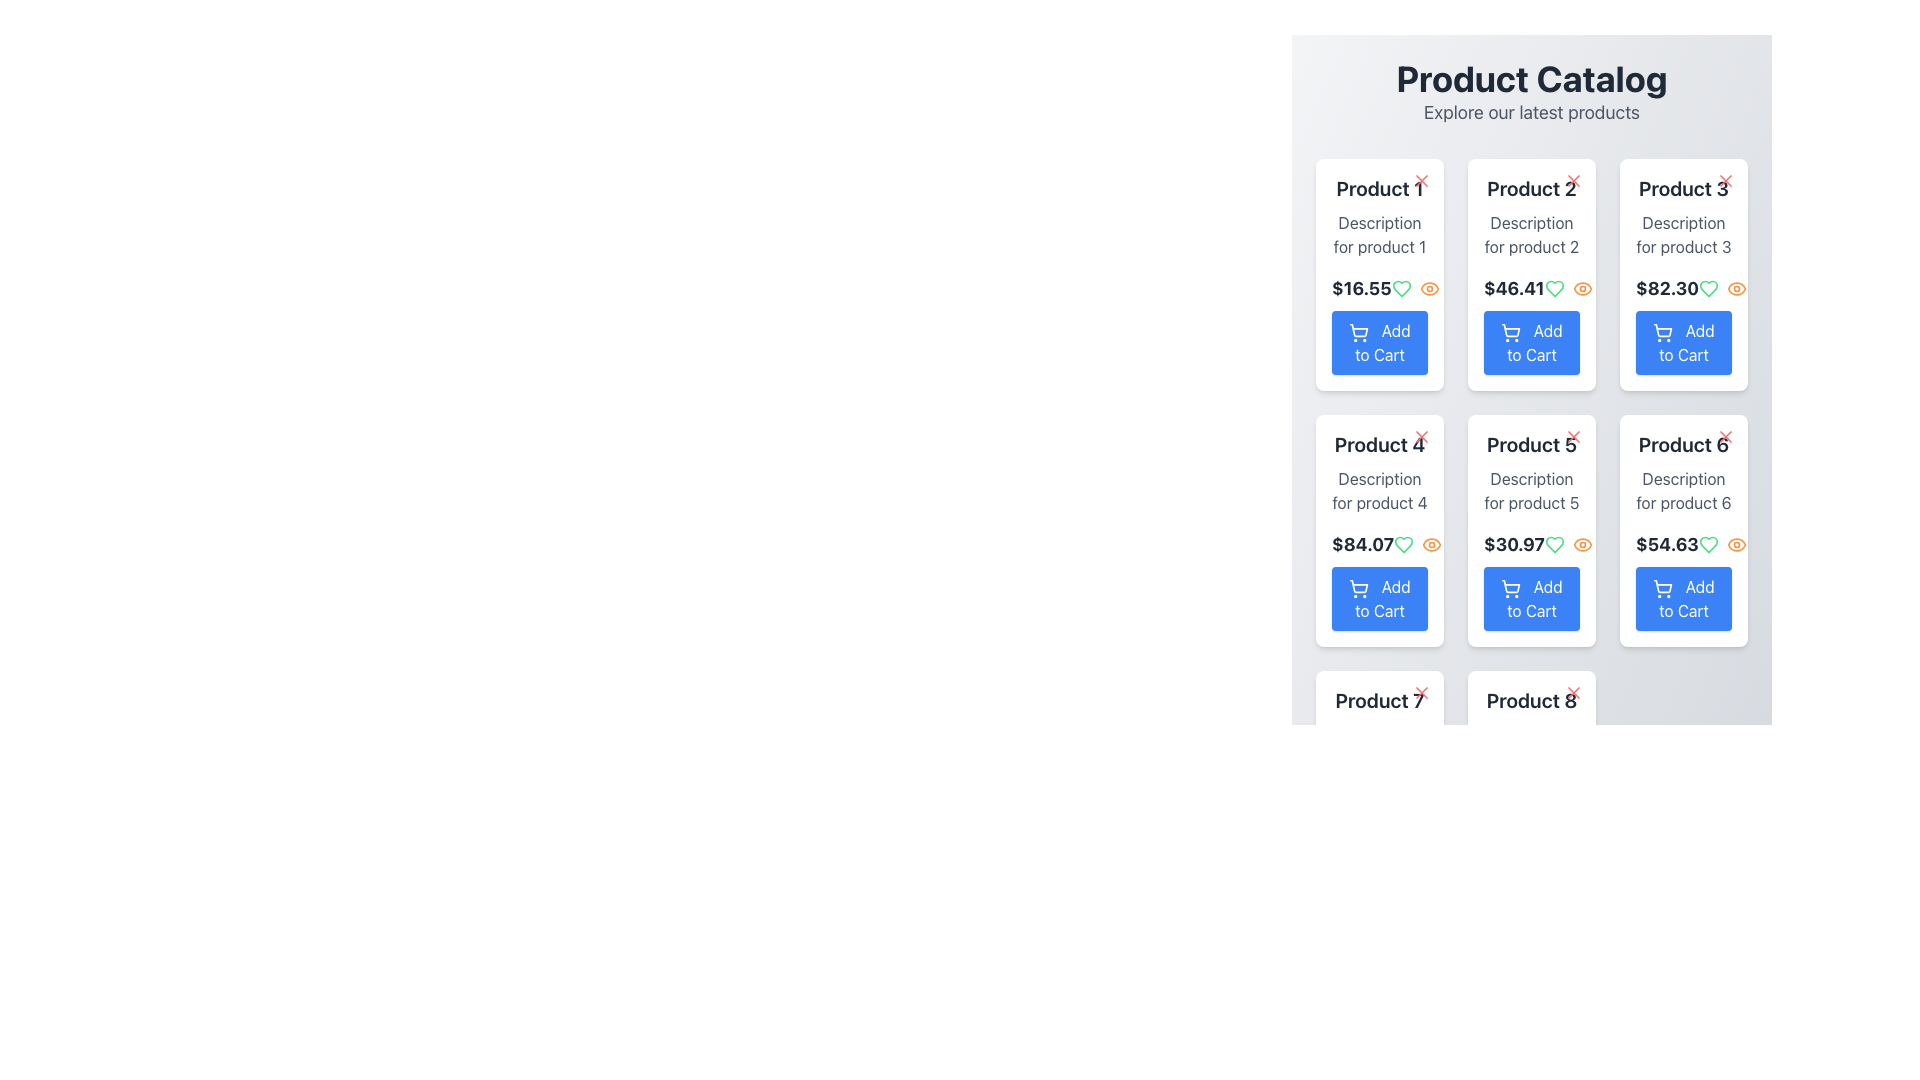 The width and height of the screenshot is (1920, 1080). I want to click on the shopping cart icon located within the 'Add to Cart' button of the third product card in the first row of the product catalog, so click(1663, 331).